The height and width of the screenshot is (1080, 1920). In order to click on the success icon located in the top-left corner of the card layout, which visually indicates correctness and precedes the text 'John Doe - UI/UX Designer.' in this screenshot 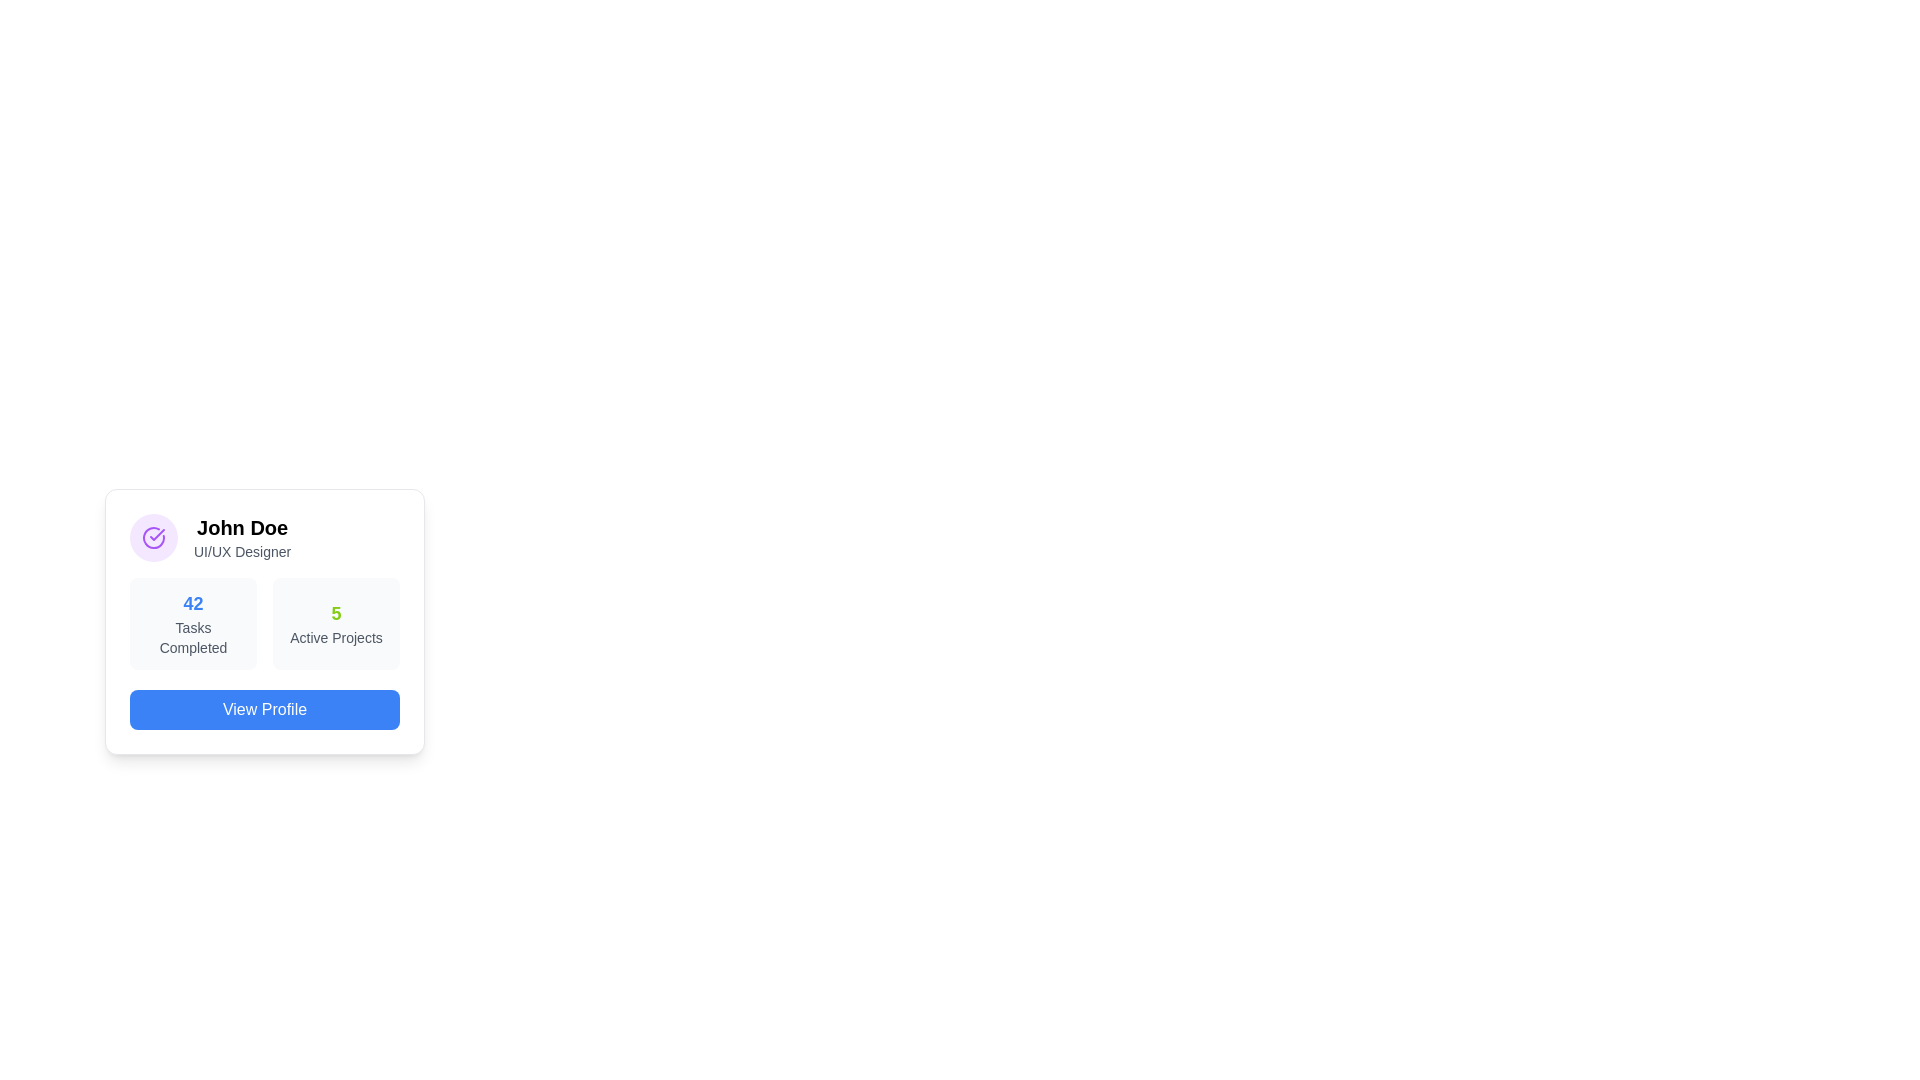, I will do `click(152, 536)`.